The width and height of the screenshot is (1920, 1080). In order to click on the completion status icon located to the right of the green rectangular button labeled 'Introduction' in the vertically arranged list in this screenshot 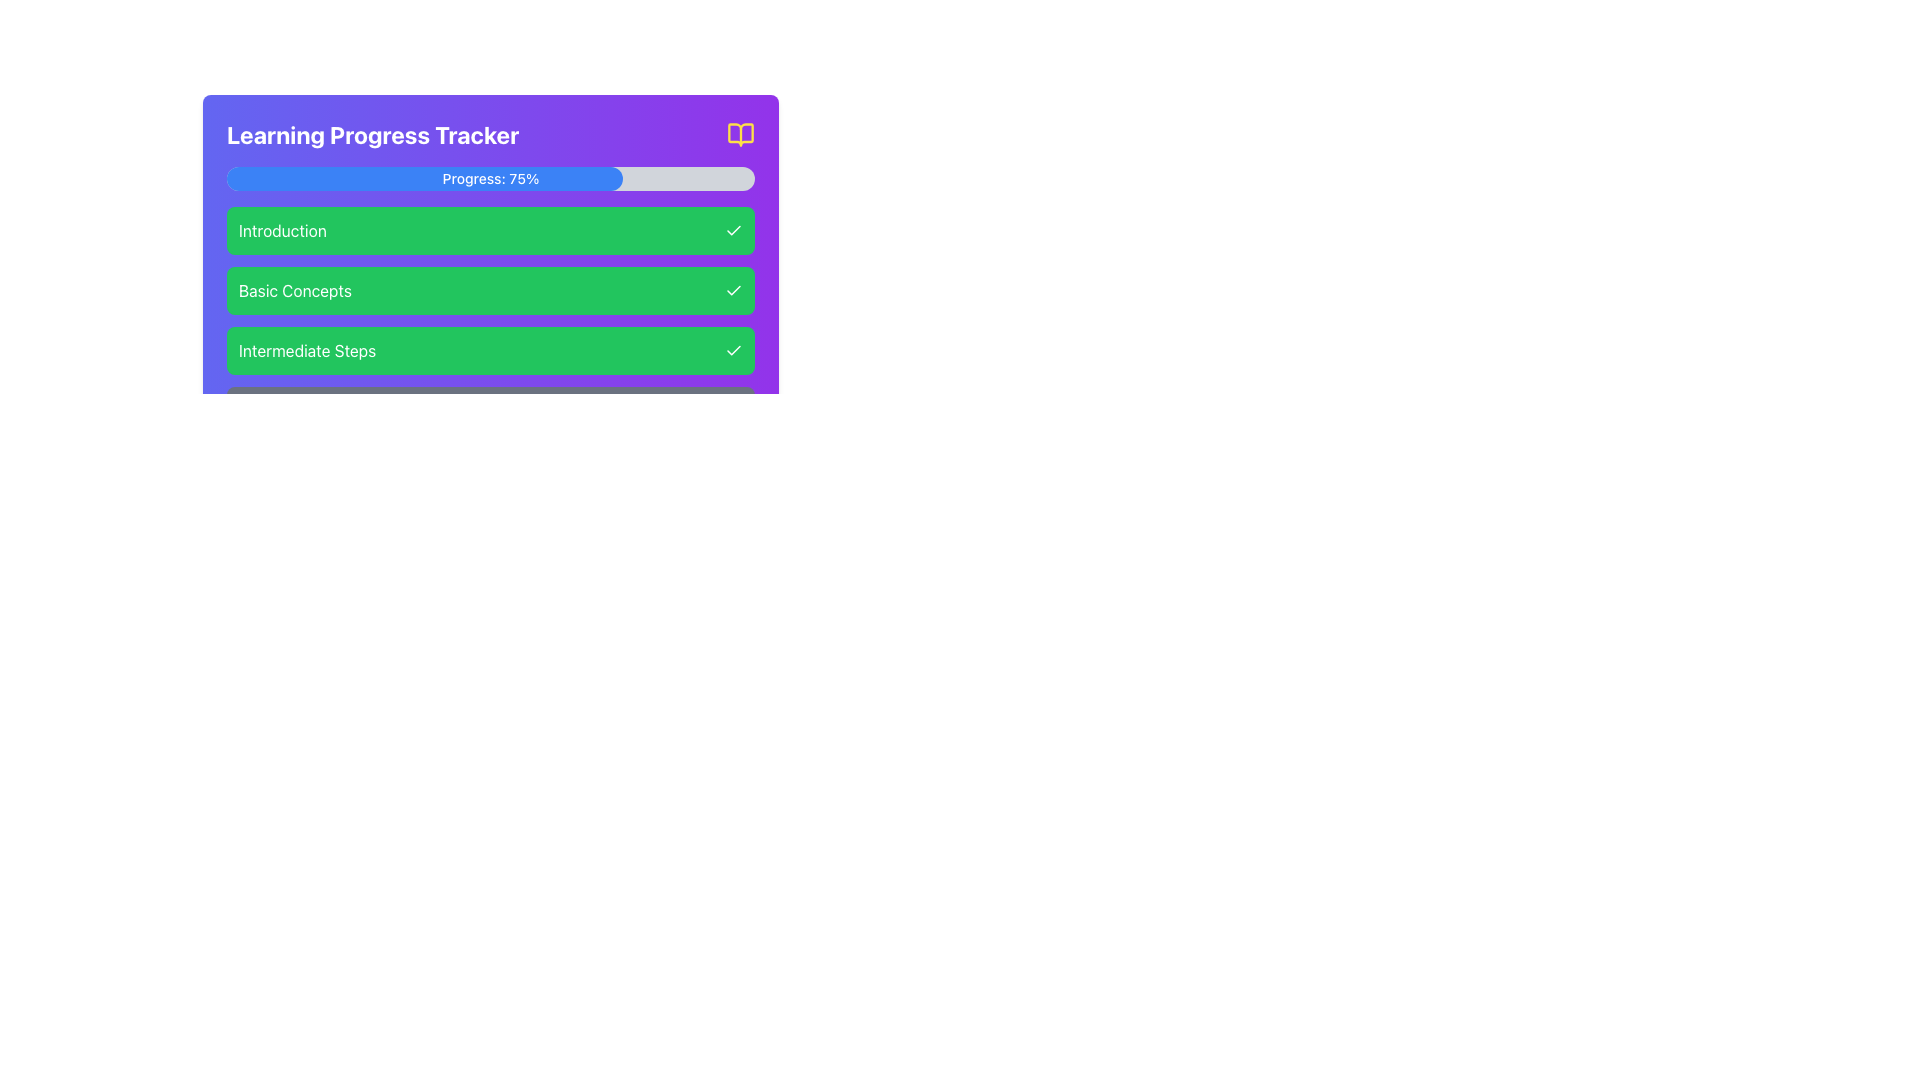, I will do `click(733, 230)`.